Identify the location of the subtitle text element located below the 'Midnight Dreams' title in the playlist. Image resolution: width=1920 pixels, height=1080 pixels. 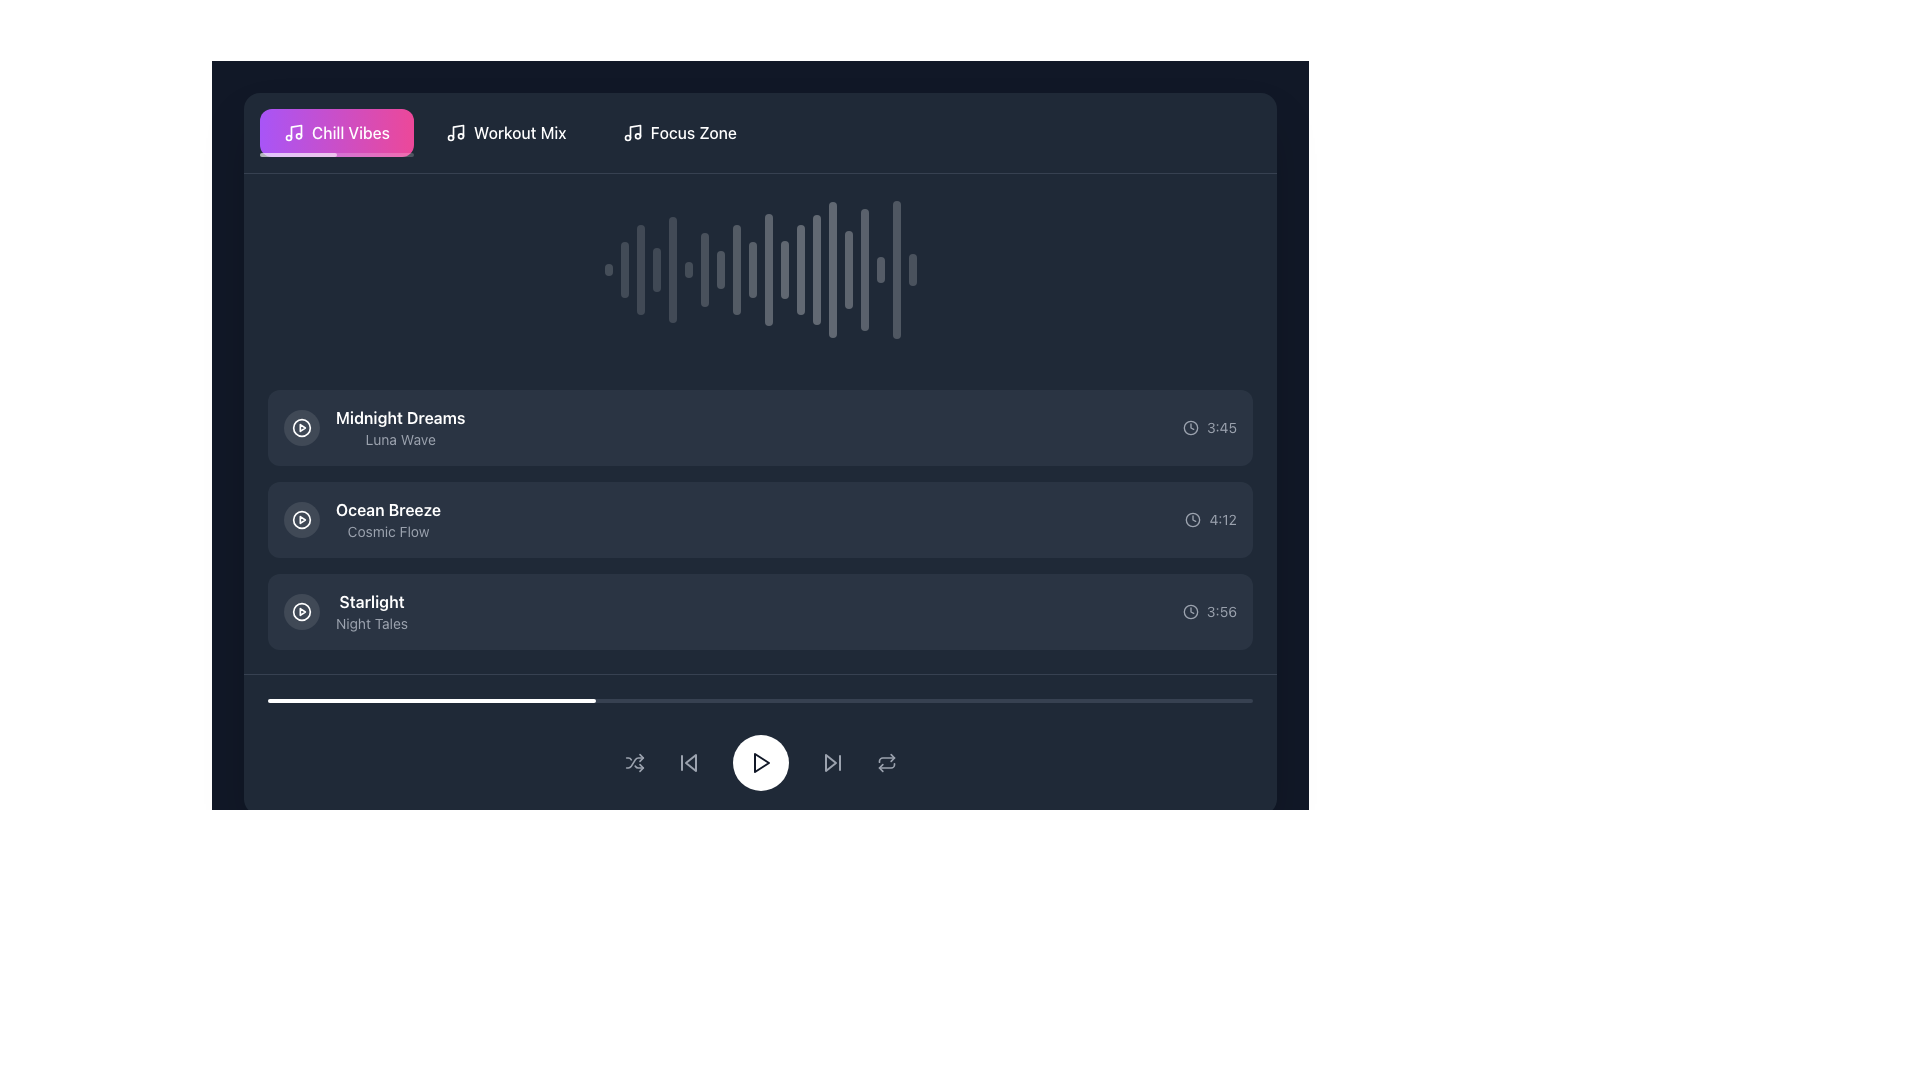
(400, 438).